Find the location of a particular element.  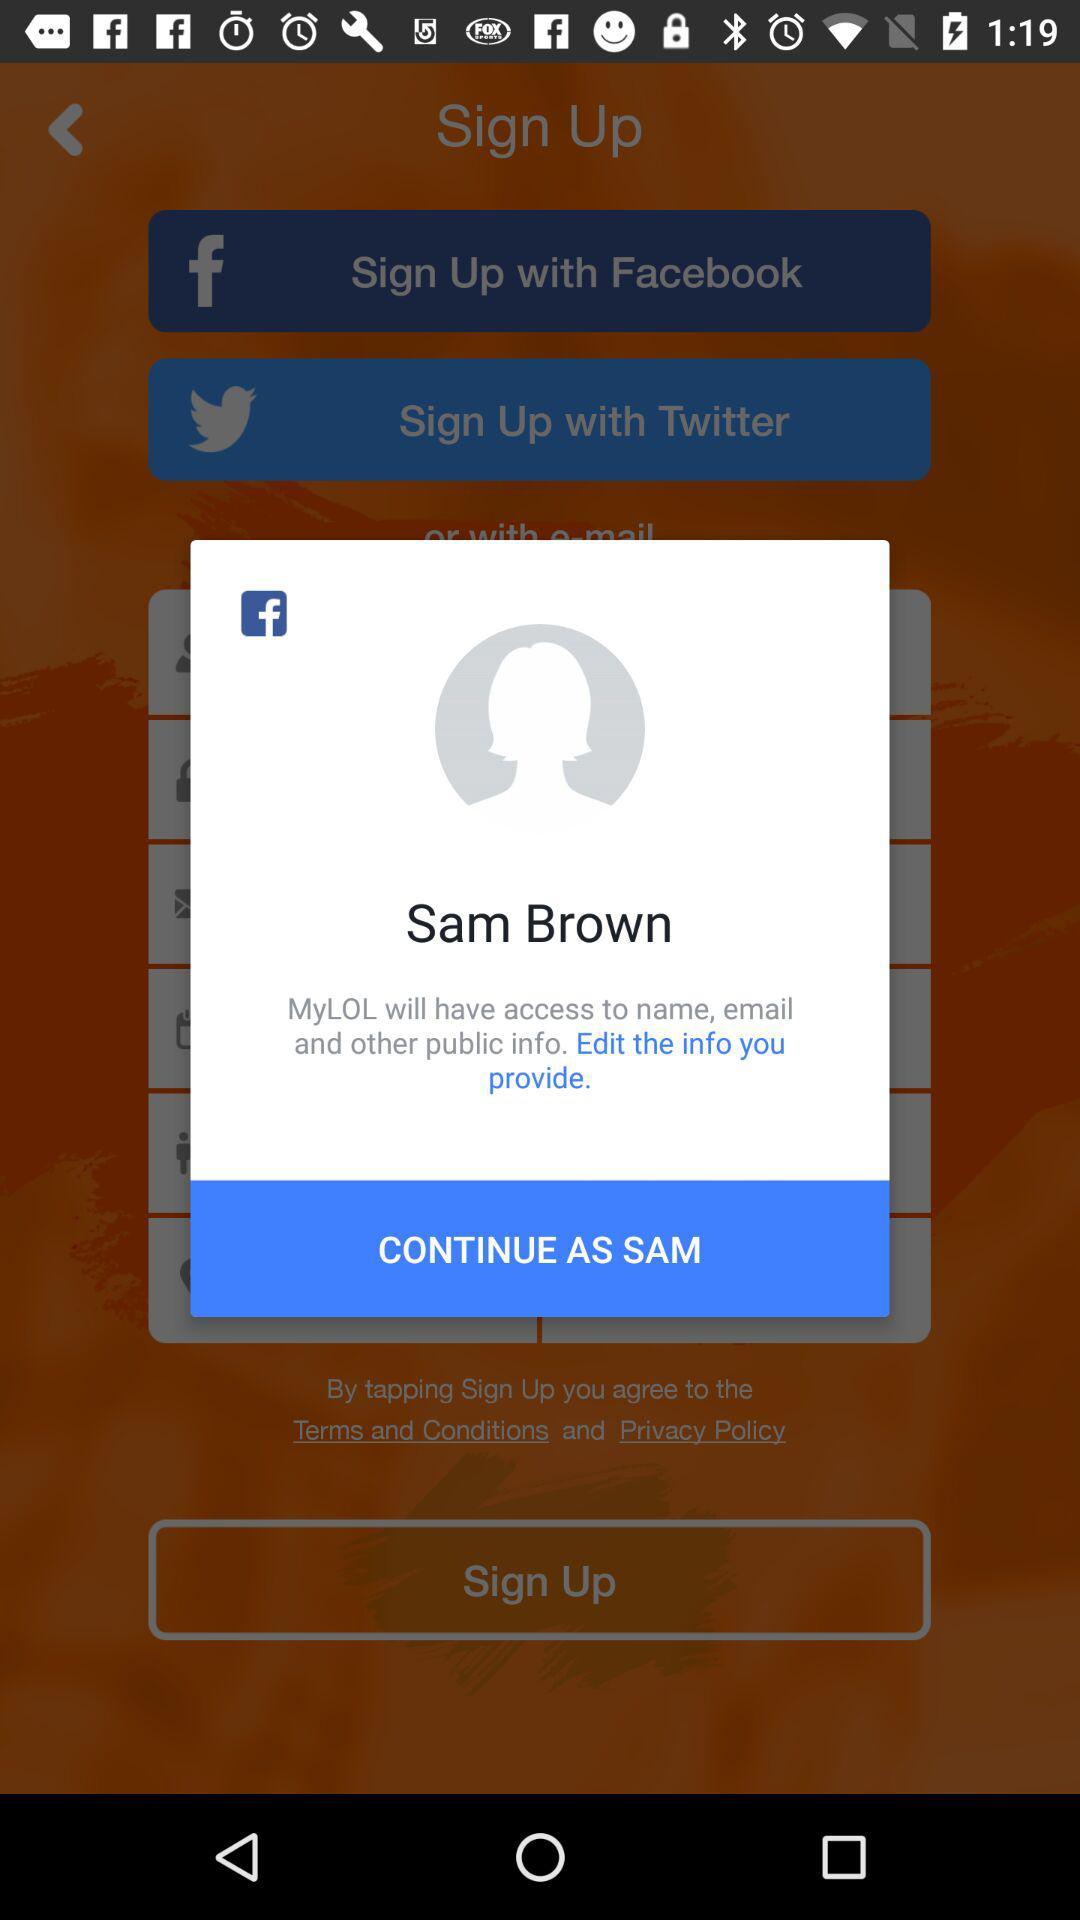

the mylol will have icon is located at coordinates (540, 1041).